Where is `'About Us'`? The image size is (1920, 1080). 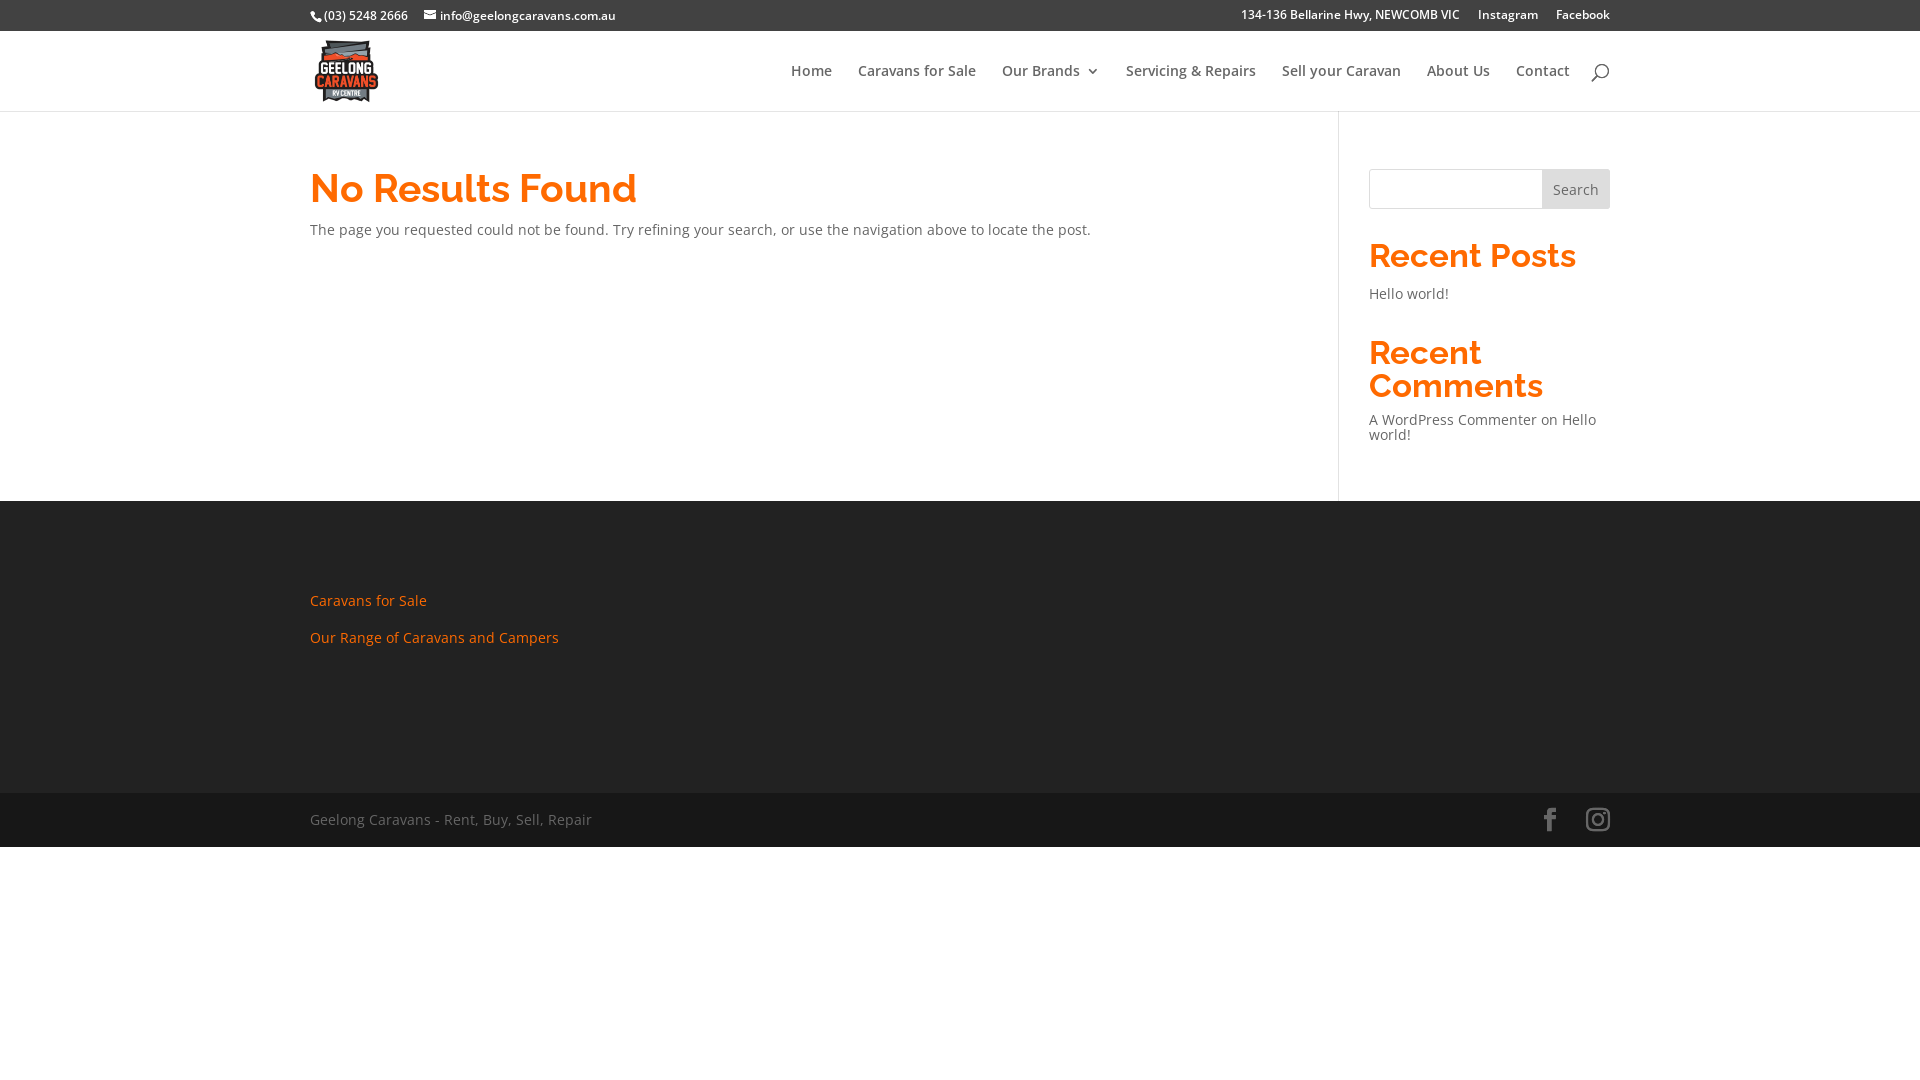
'About Us' is located at coordinates (1458, 86).